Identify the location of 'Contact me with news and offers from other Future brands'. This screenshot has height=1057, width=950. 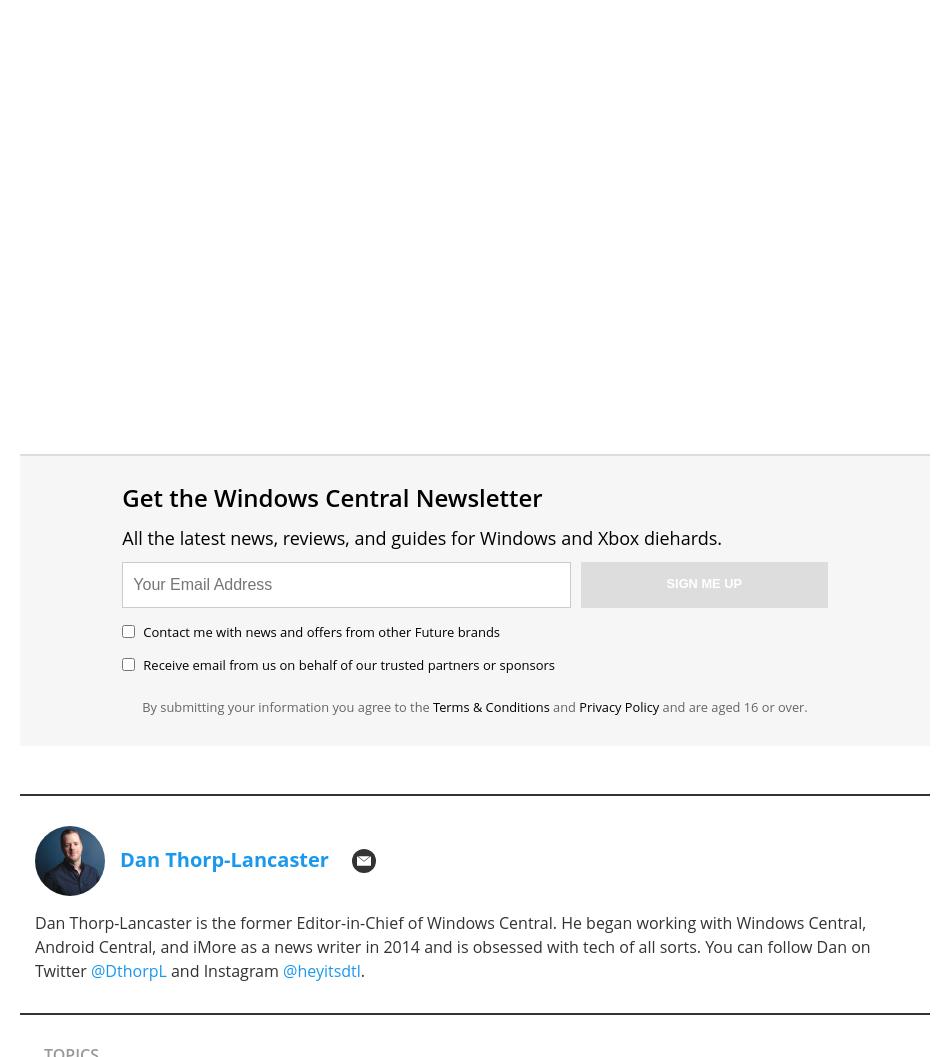
(320, 631).